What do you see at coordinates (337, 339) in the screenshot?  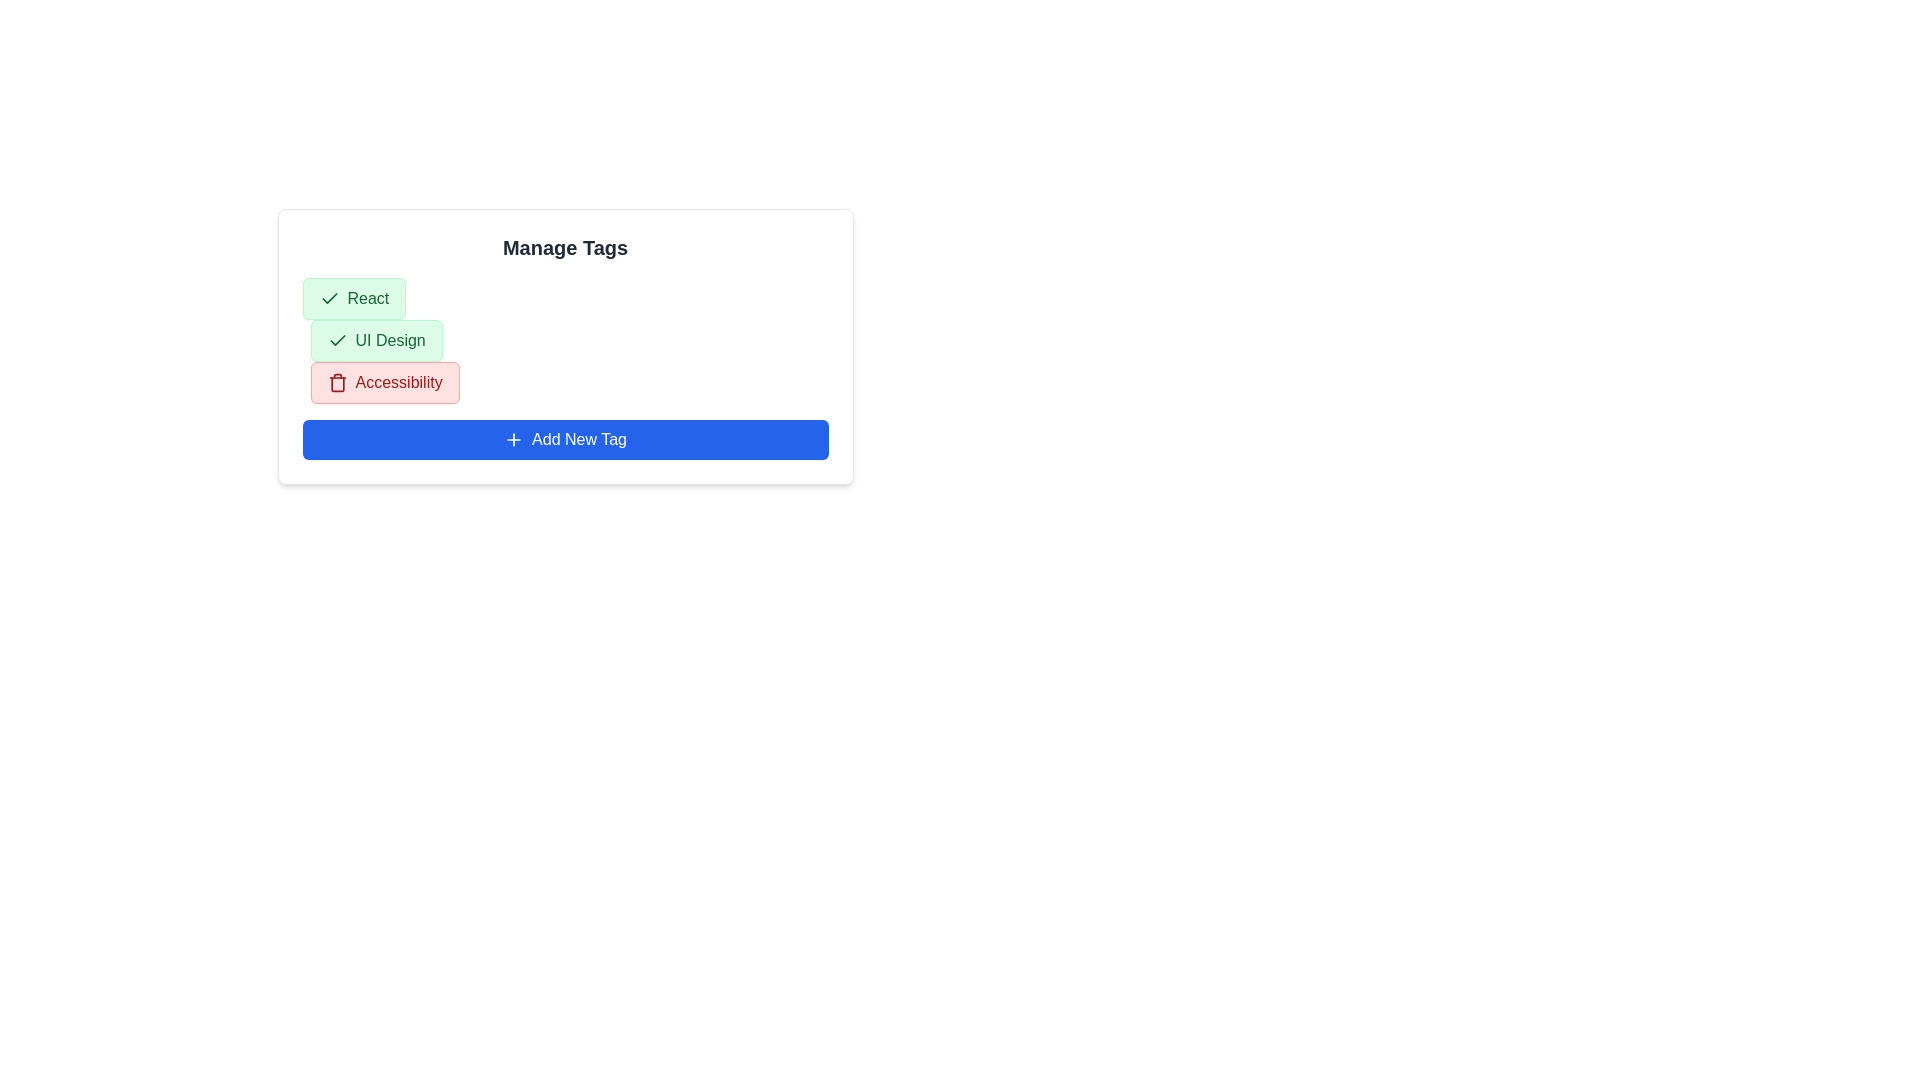 I see `the state of the checkmark icon located to the left of the 'UI Design' tag, indicating it is selected or active` at bounding box center [337, 339].